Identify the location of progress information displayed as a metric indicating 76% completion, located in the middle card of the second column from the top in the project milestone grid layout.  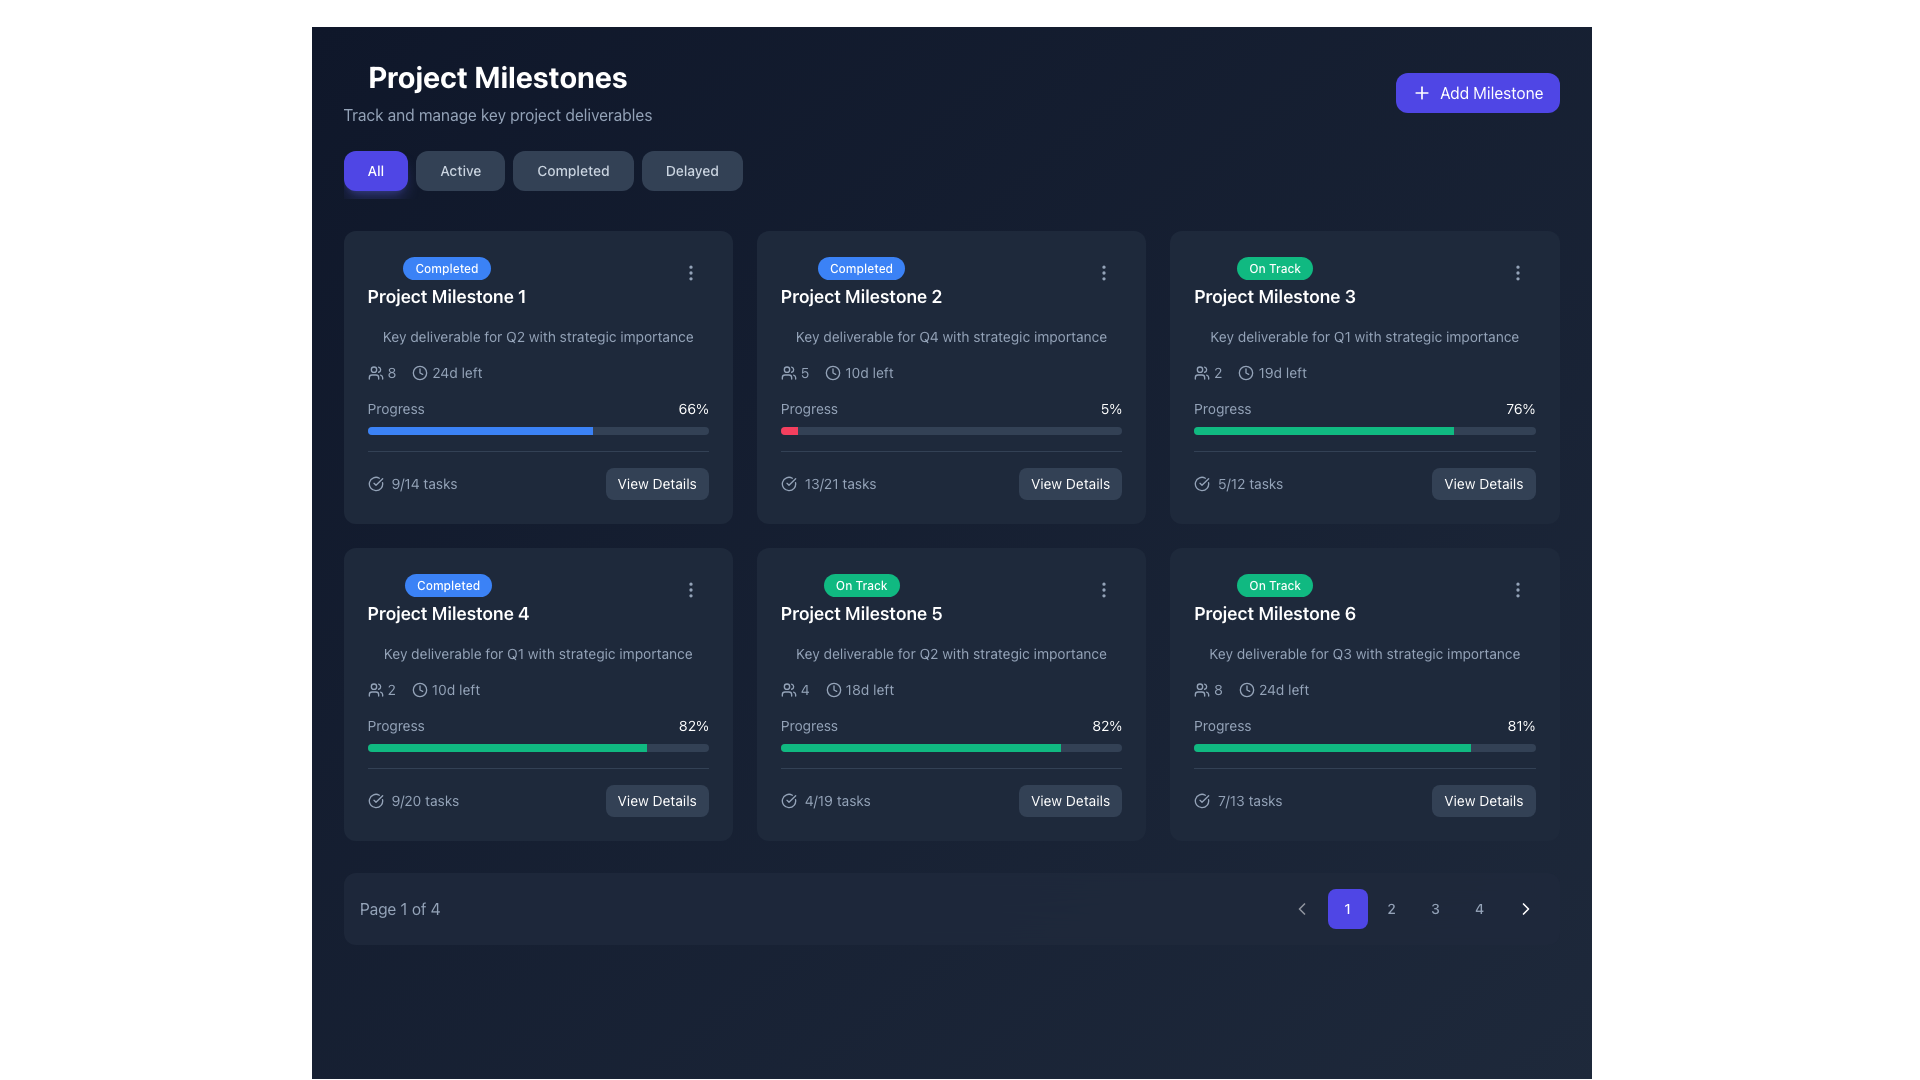
(1363, 407).